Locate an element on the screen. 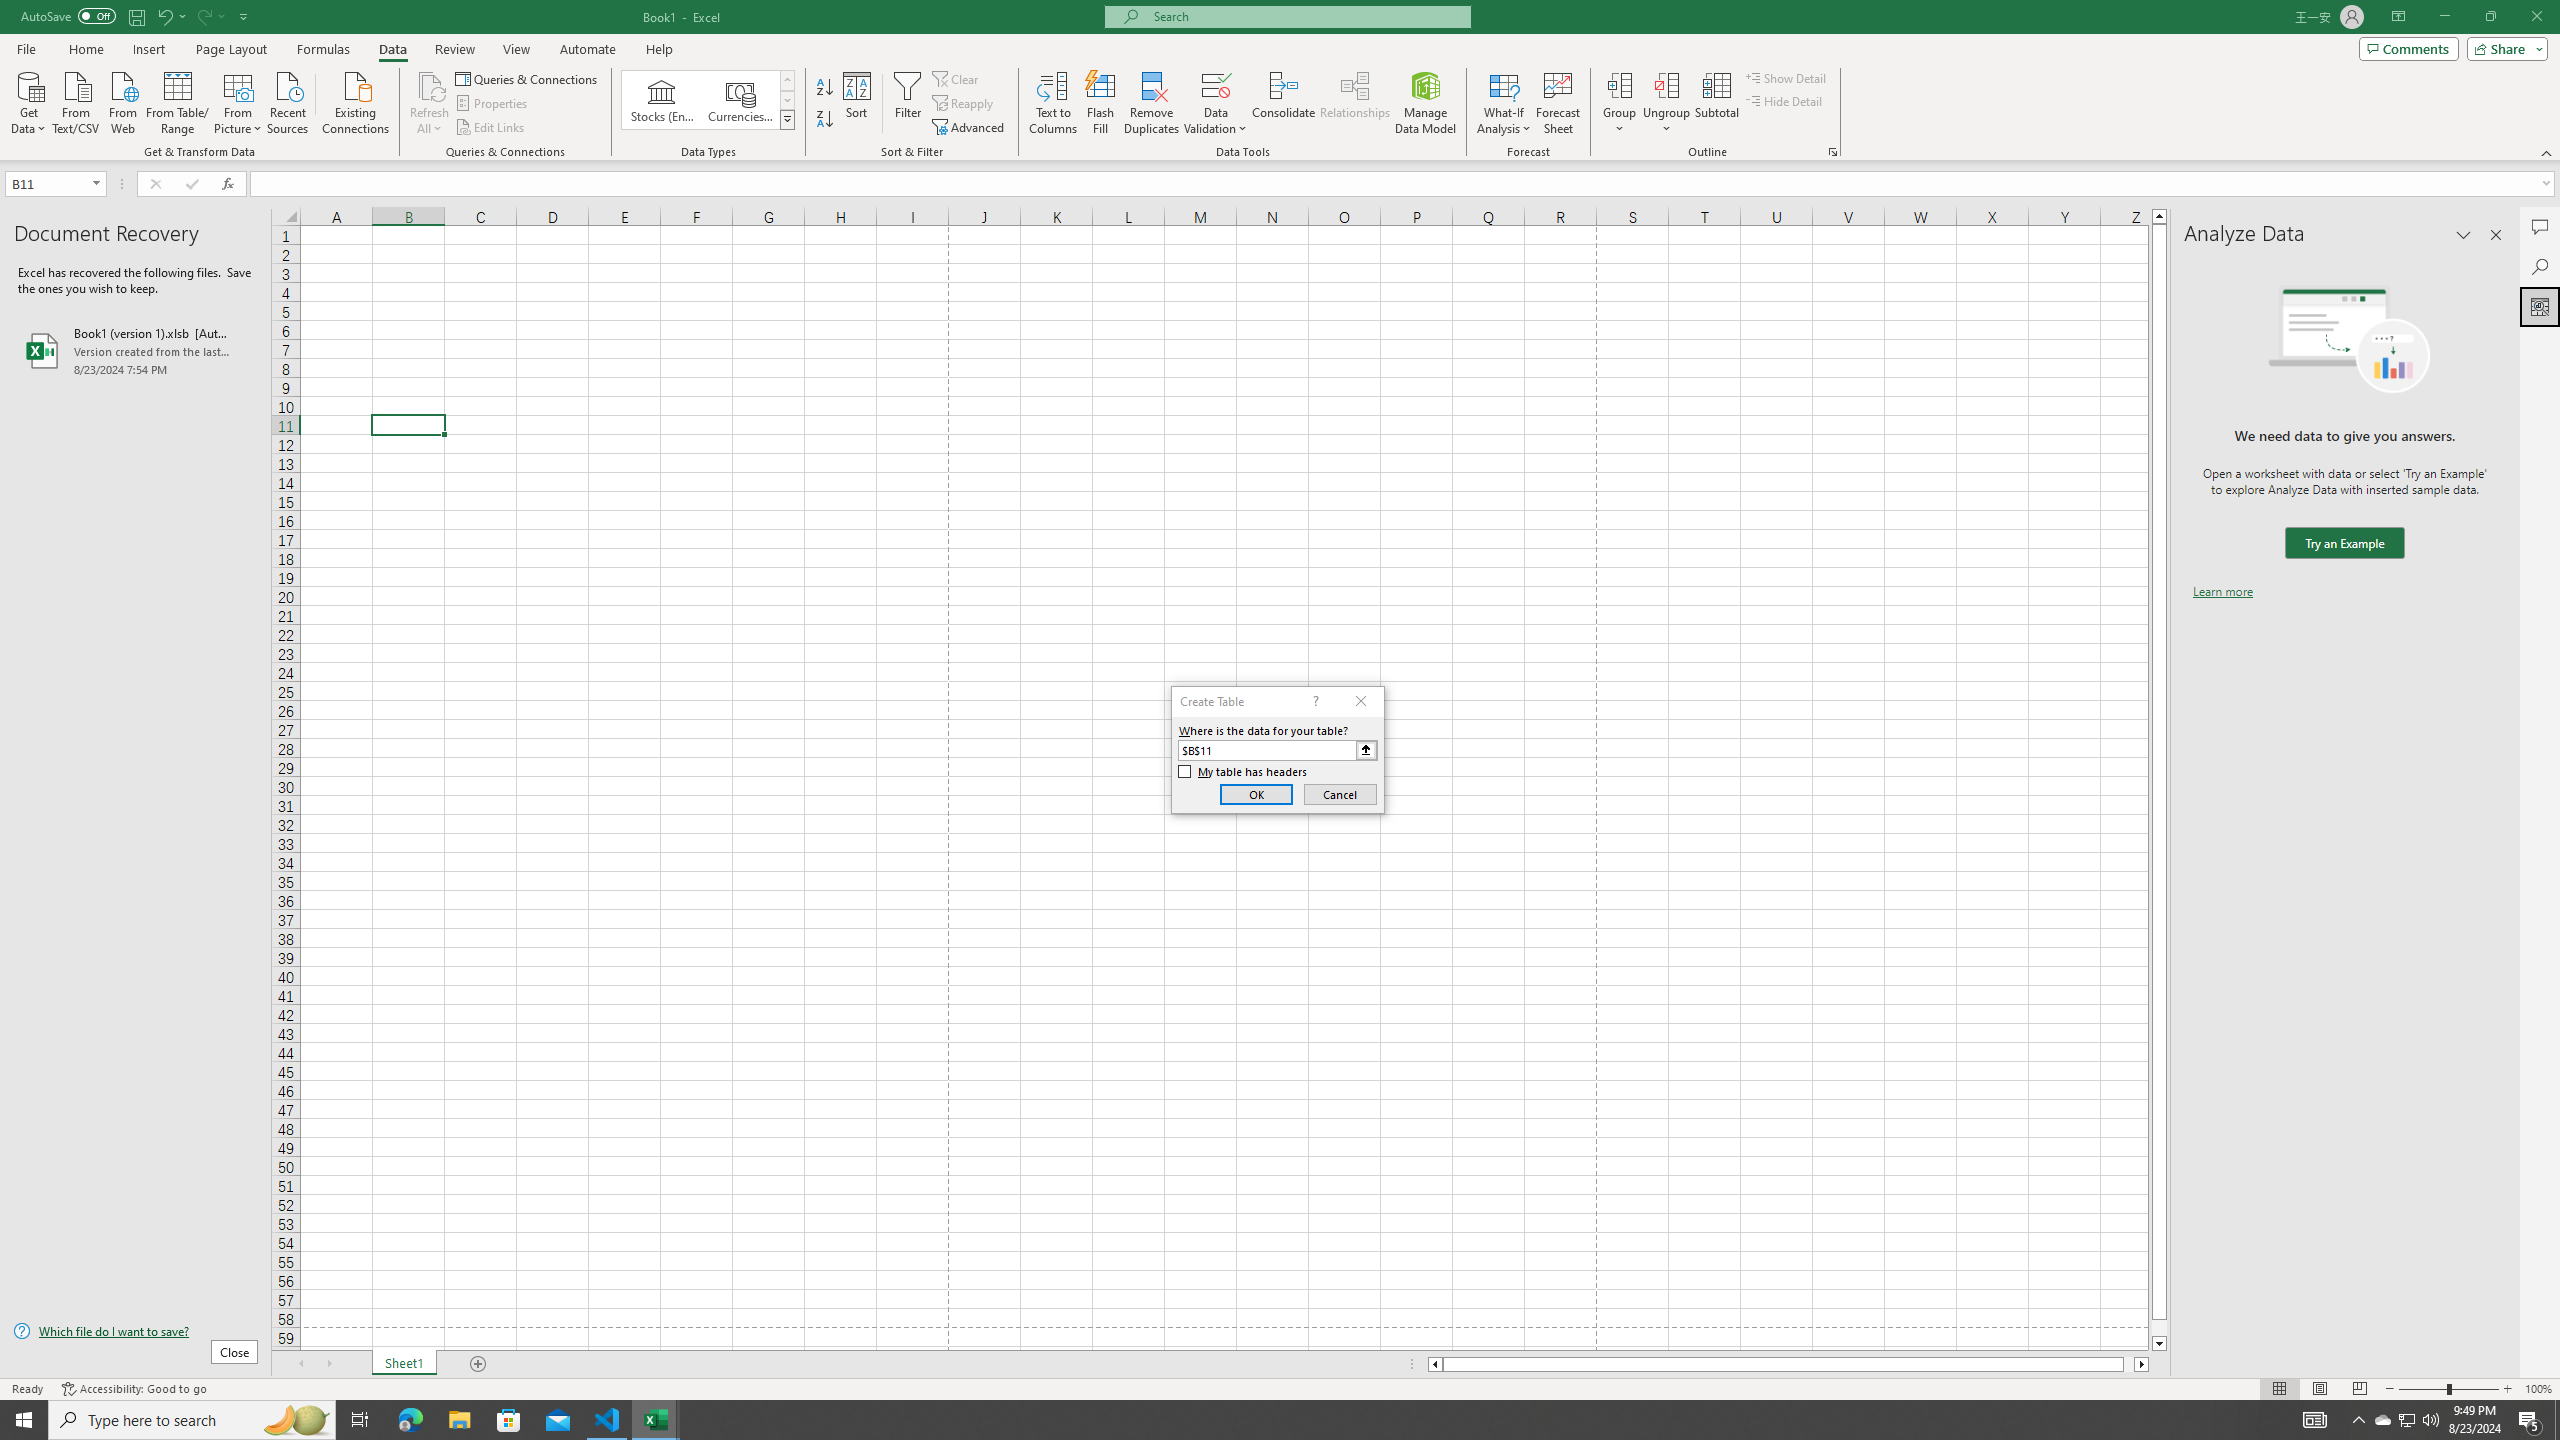  'Recent Sources' is located at coordinates (288, 100).